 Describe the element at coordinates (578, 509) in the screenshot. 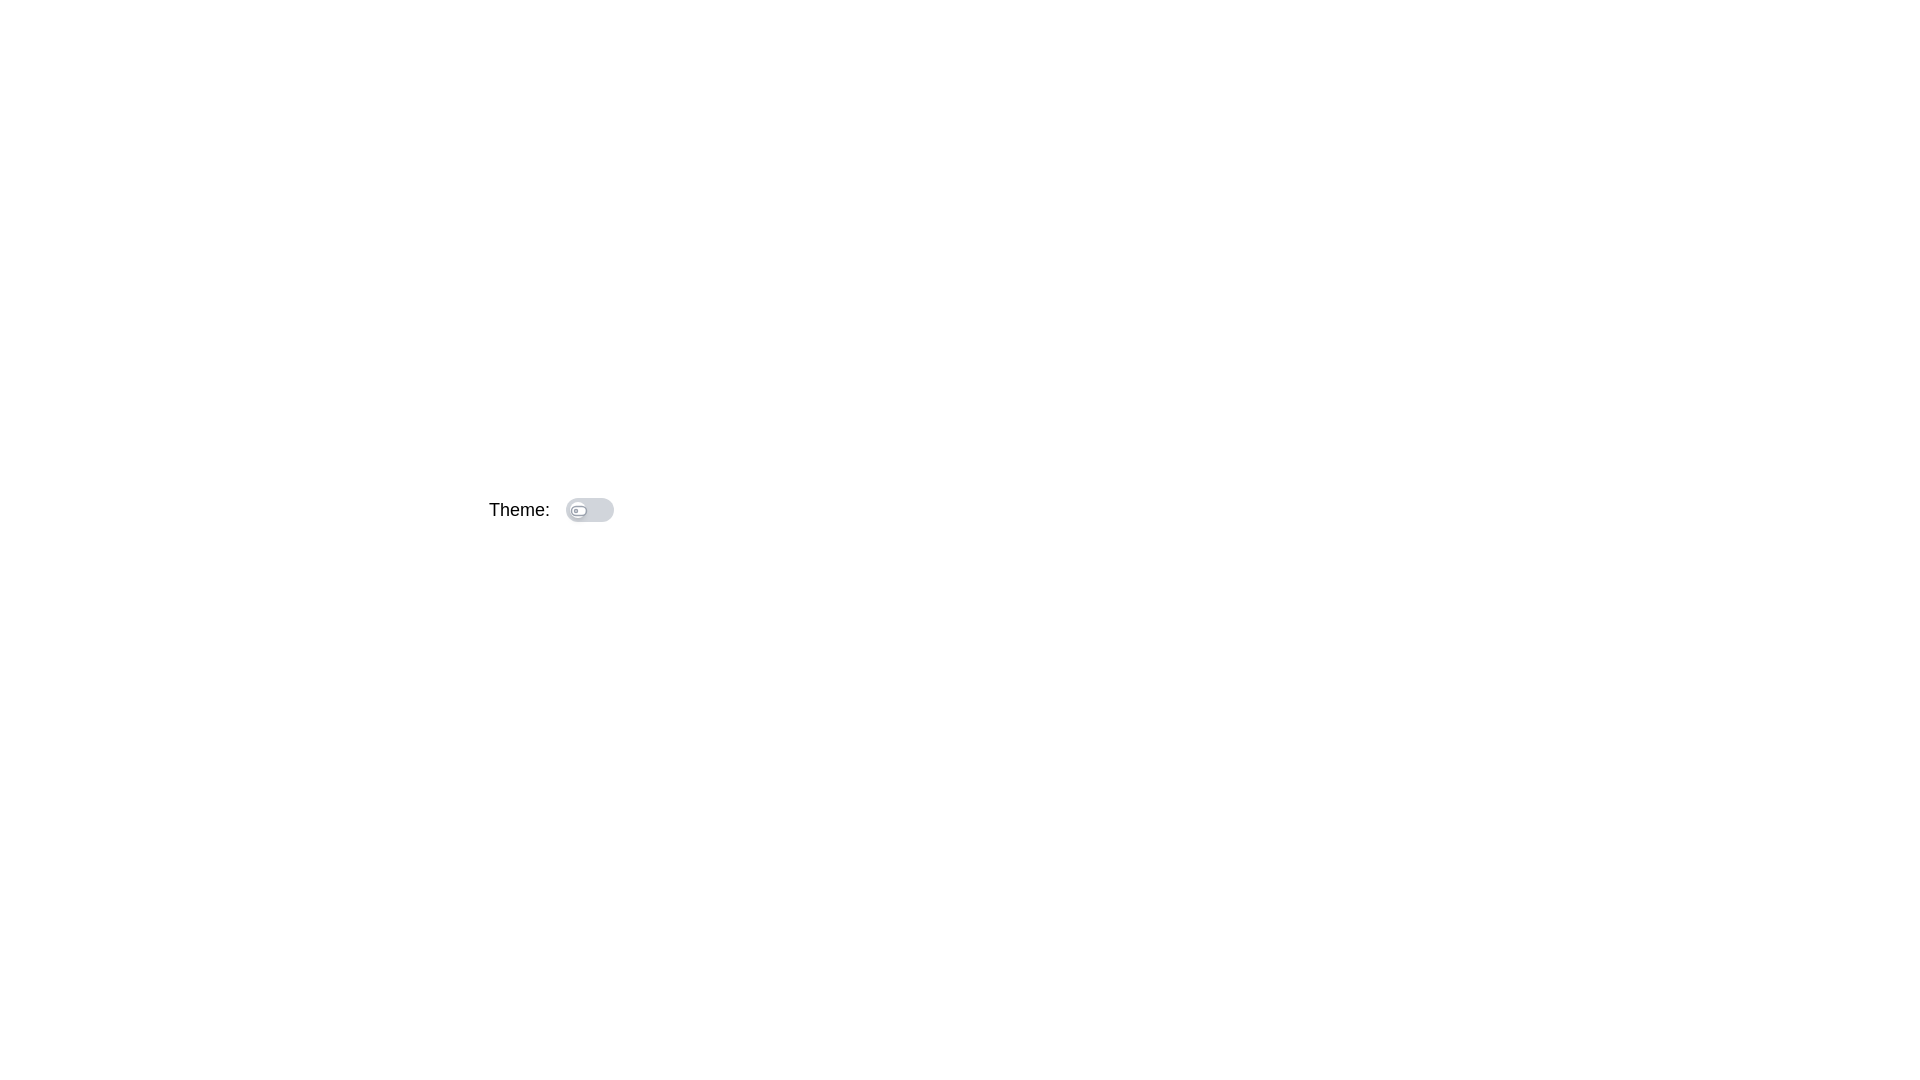

I see `the SVG icon of the toggle control, which is styled with a circular marker inside an elongated rectangle and is located to the right of the 'Theme:' text label` at that location.